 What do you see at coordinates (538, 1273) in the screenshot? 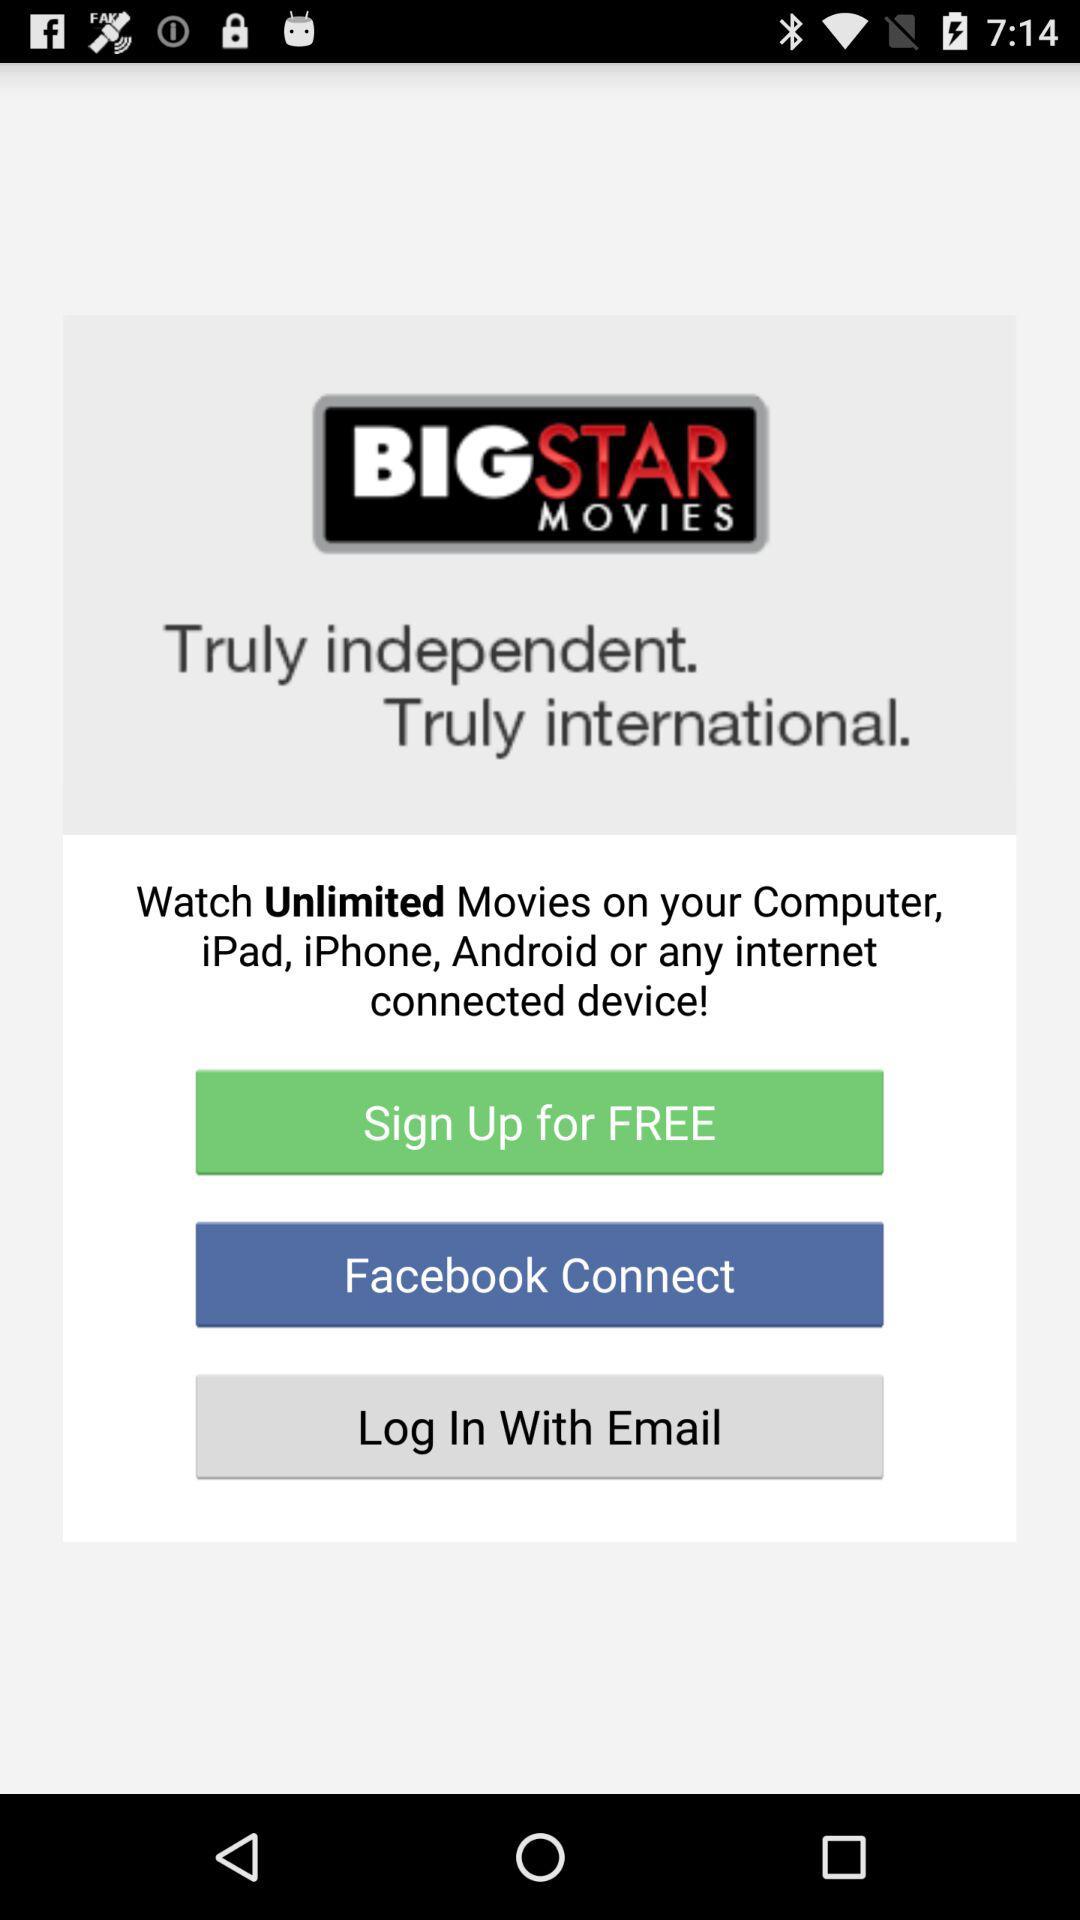
I see `the item below the sign up for` at bounding box center [538, 1273].